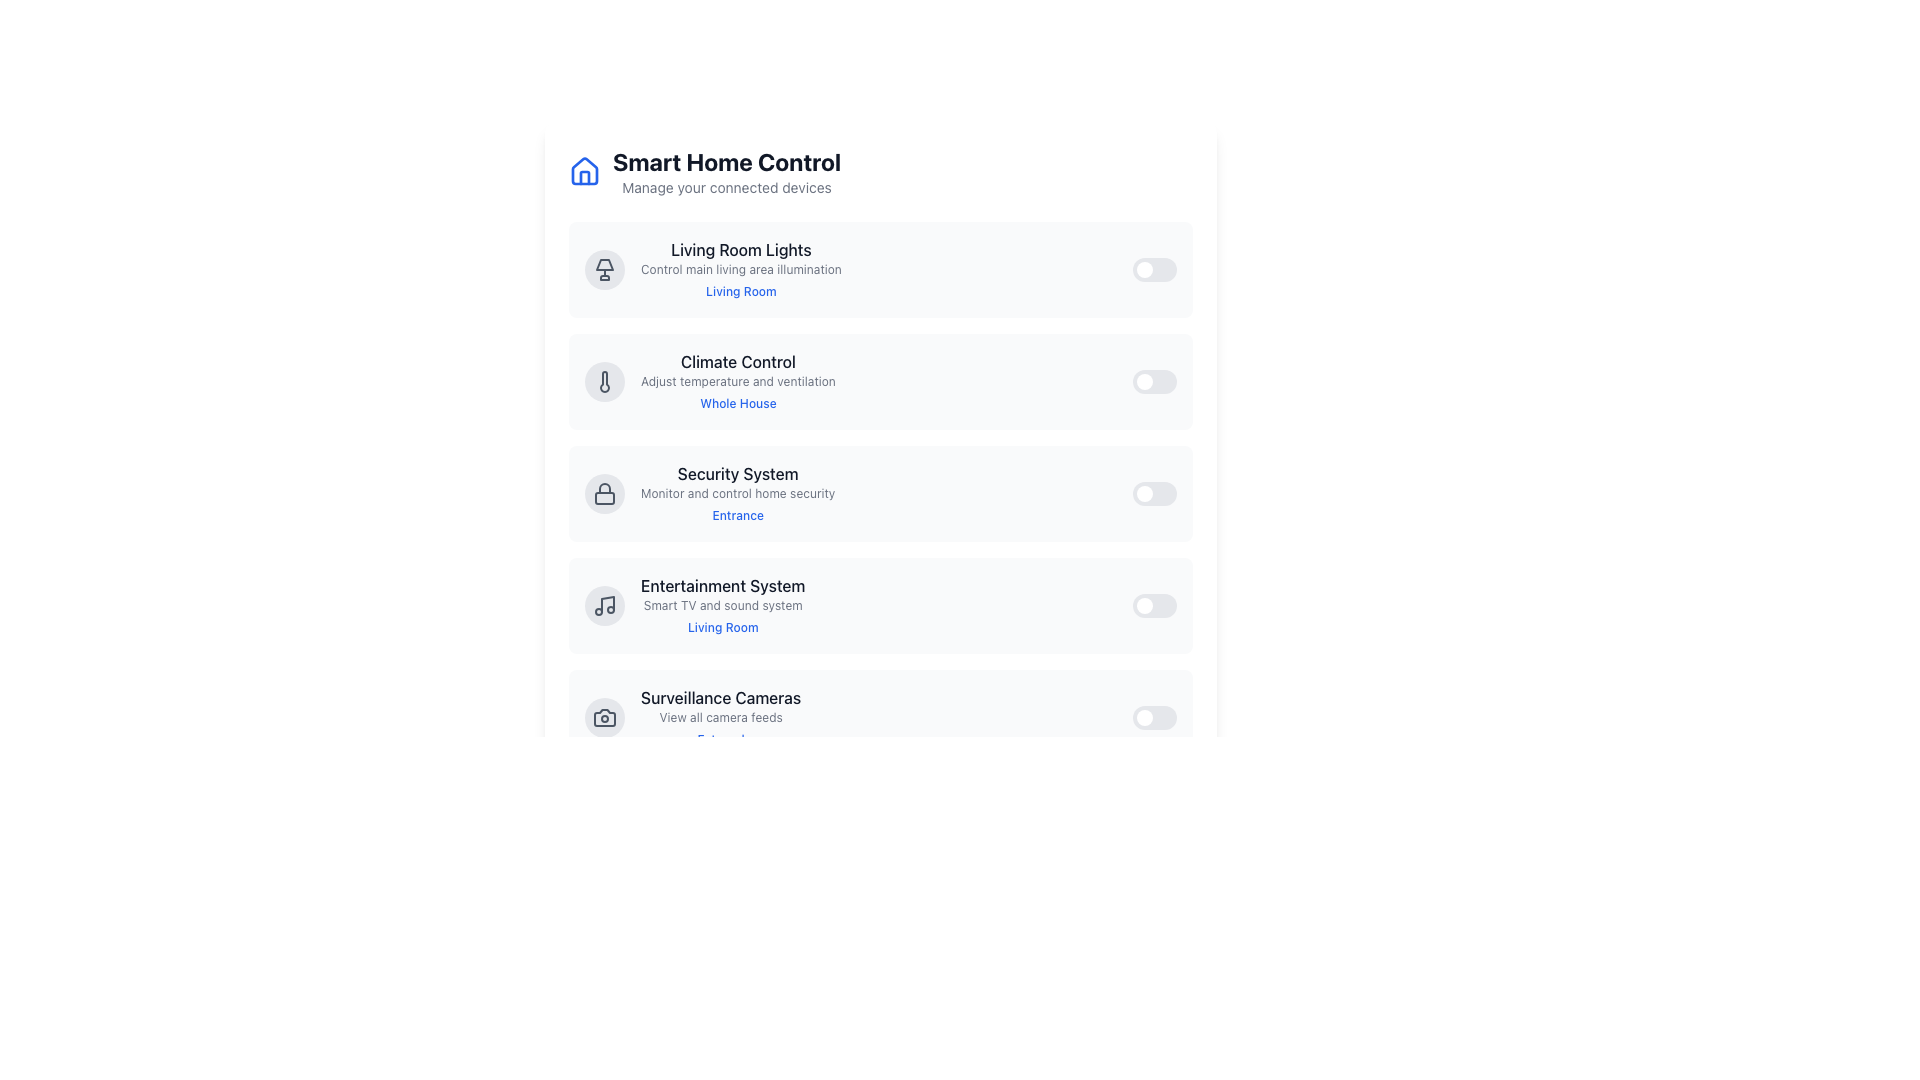 Image resolution: width=1920 pixels, height=1080 pixels. I want to click on the house icon with a blue outline located to the left of the 'Smart Home Control' text in the top section of the interface, so click(584, 171).